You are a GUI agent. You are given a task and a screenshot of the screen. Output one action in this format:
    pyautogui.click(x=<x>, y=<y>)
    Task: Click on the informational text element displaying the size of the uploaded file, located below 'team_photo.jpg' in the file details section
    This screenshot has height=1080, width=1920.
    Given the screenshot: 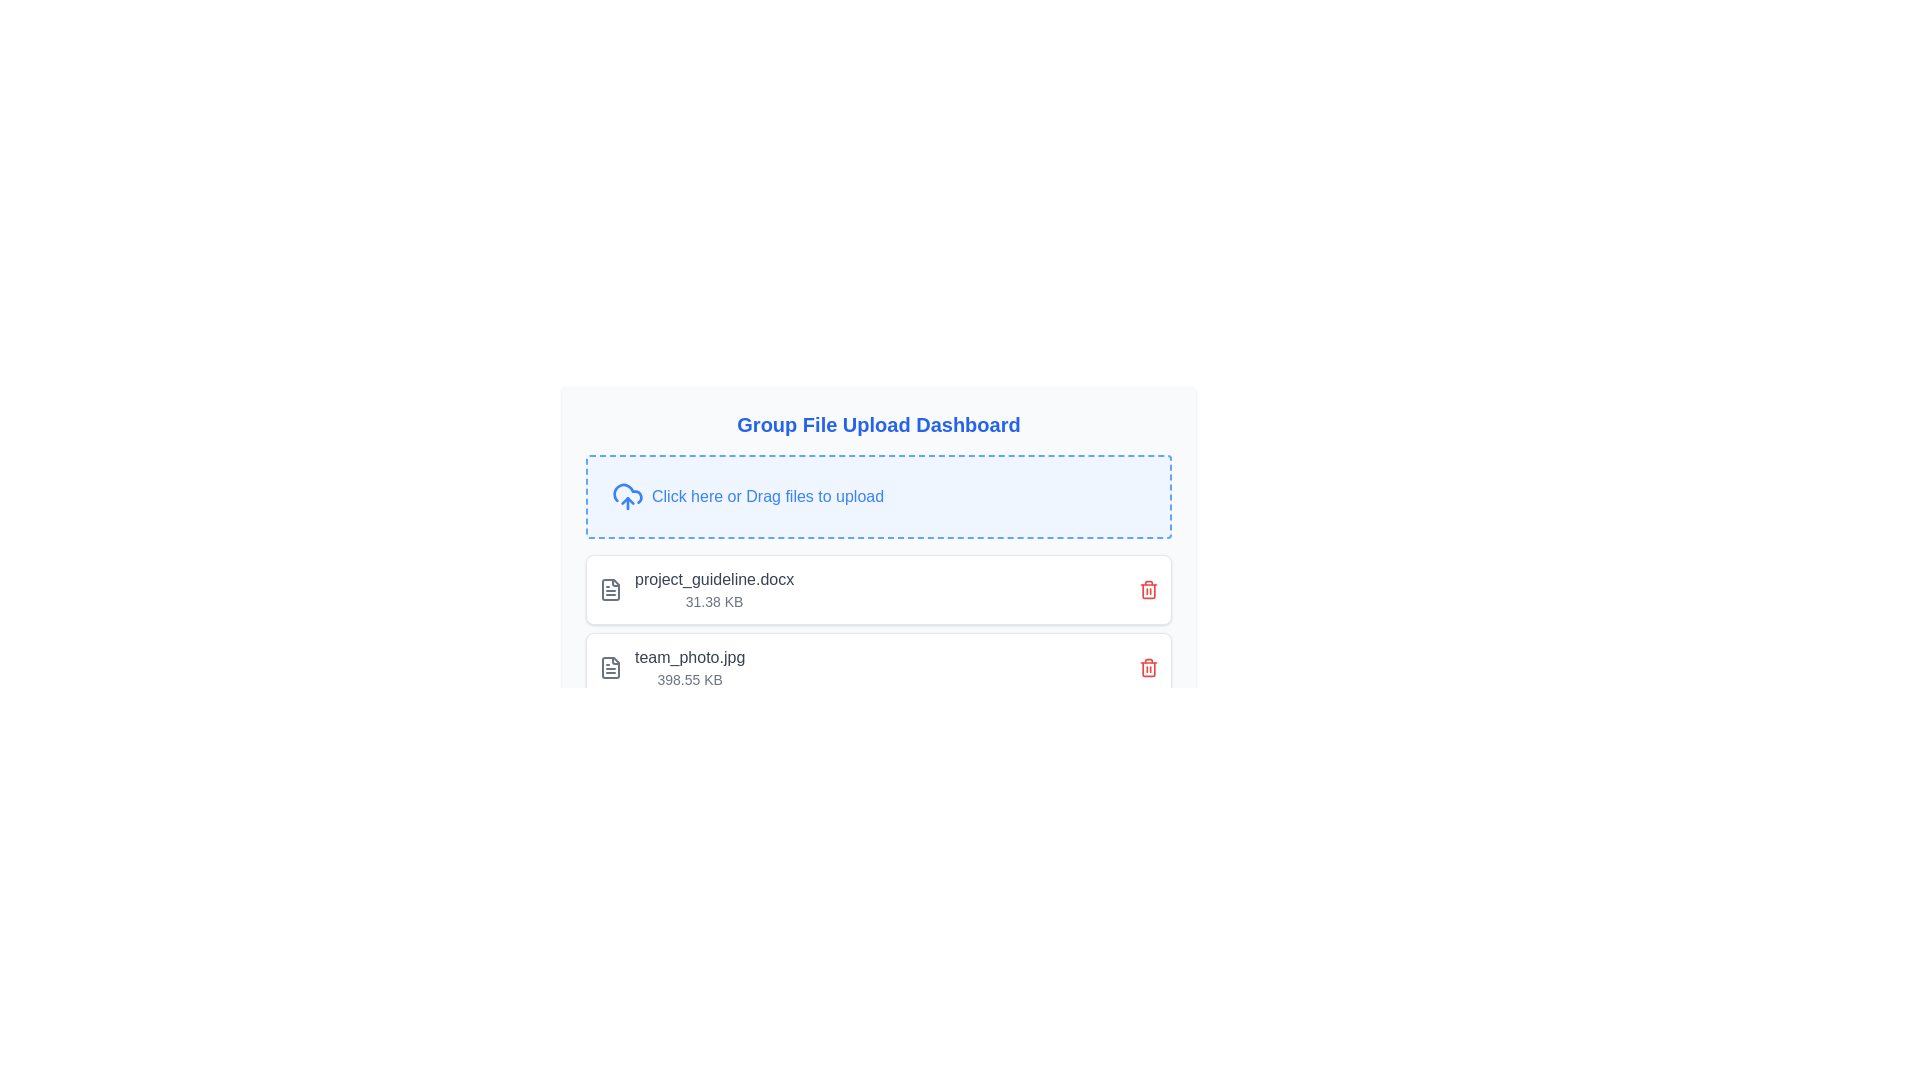 What is the action you would take?
    pyautogui.click(x=690, y=678)
    